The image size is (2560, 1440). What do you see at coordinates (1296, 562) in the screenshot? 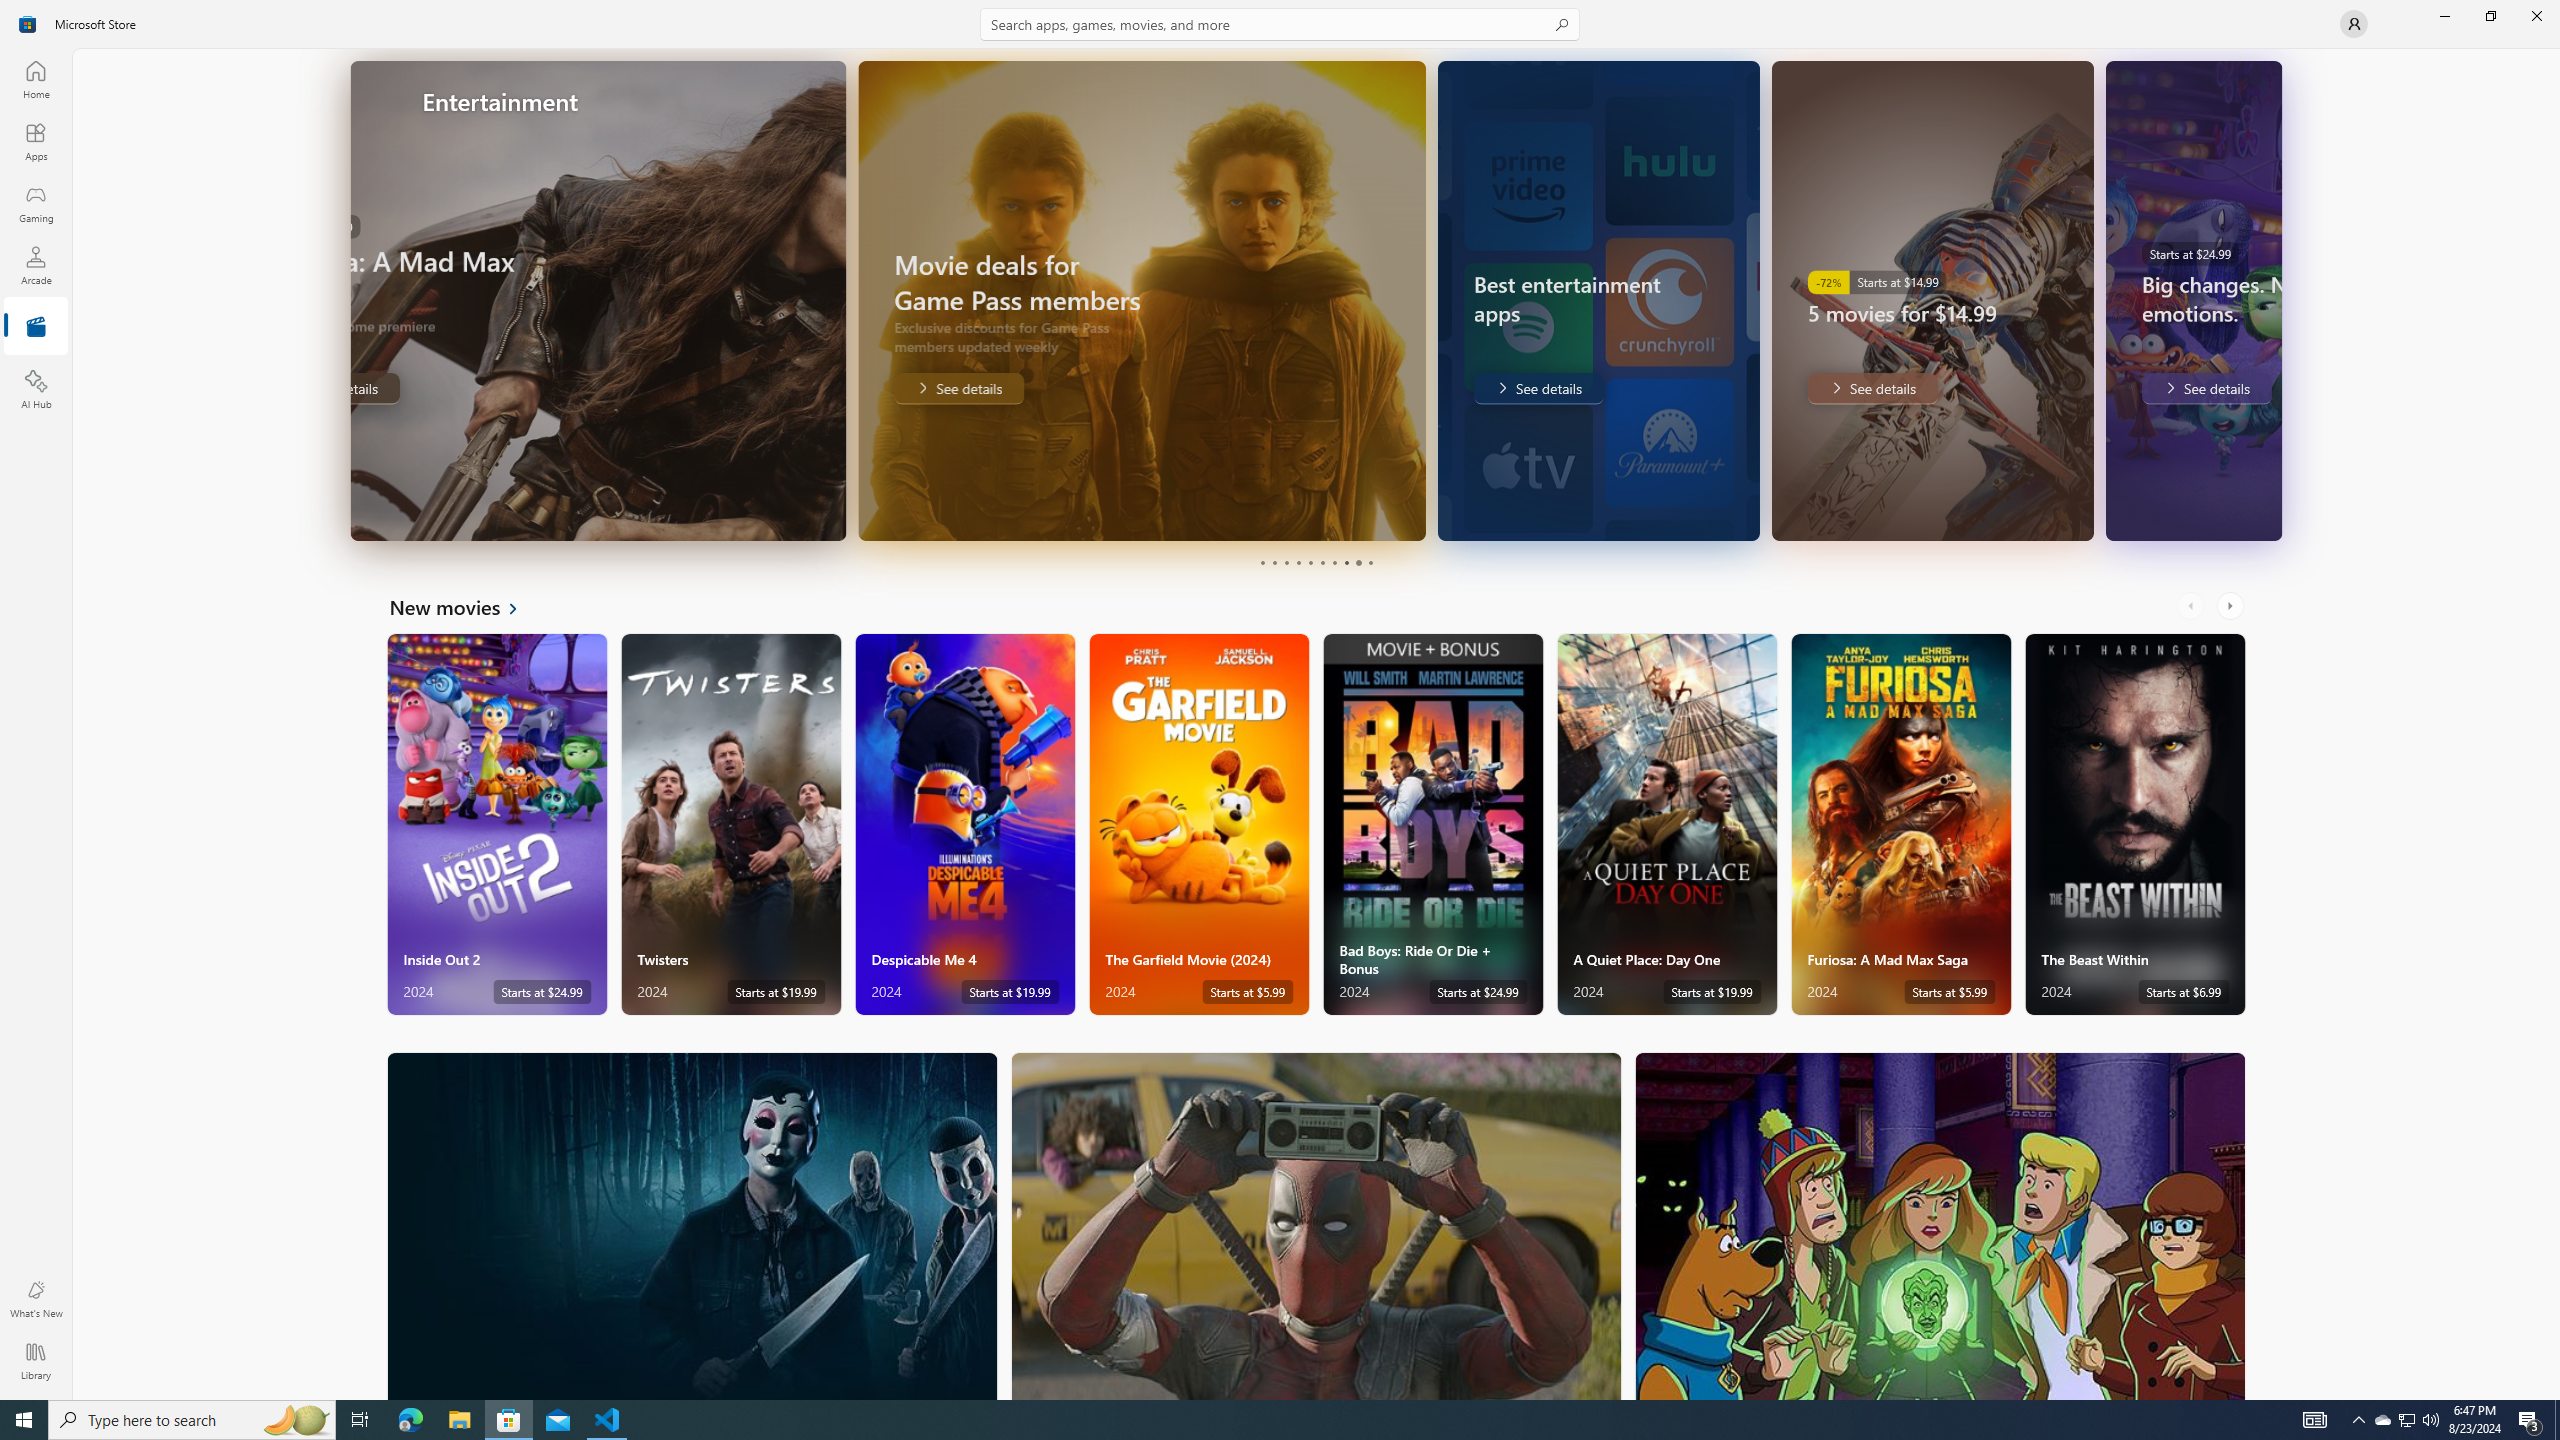
I see `'Page 4'` at bounding box center [1296, 562].